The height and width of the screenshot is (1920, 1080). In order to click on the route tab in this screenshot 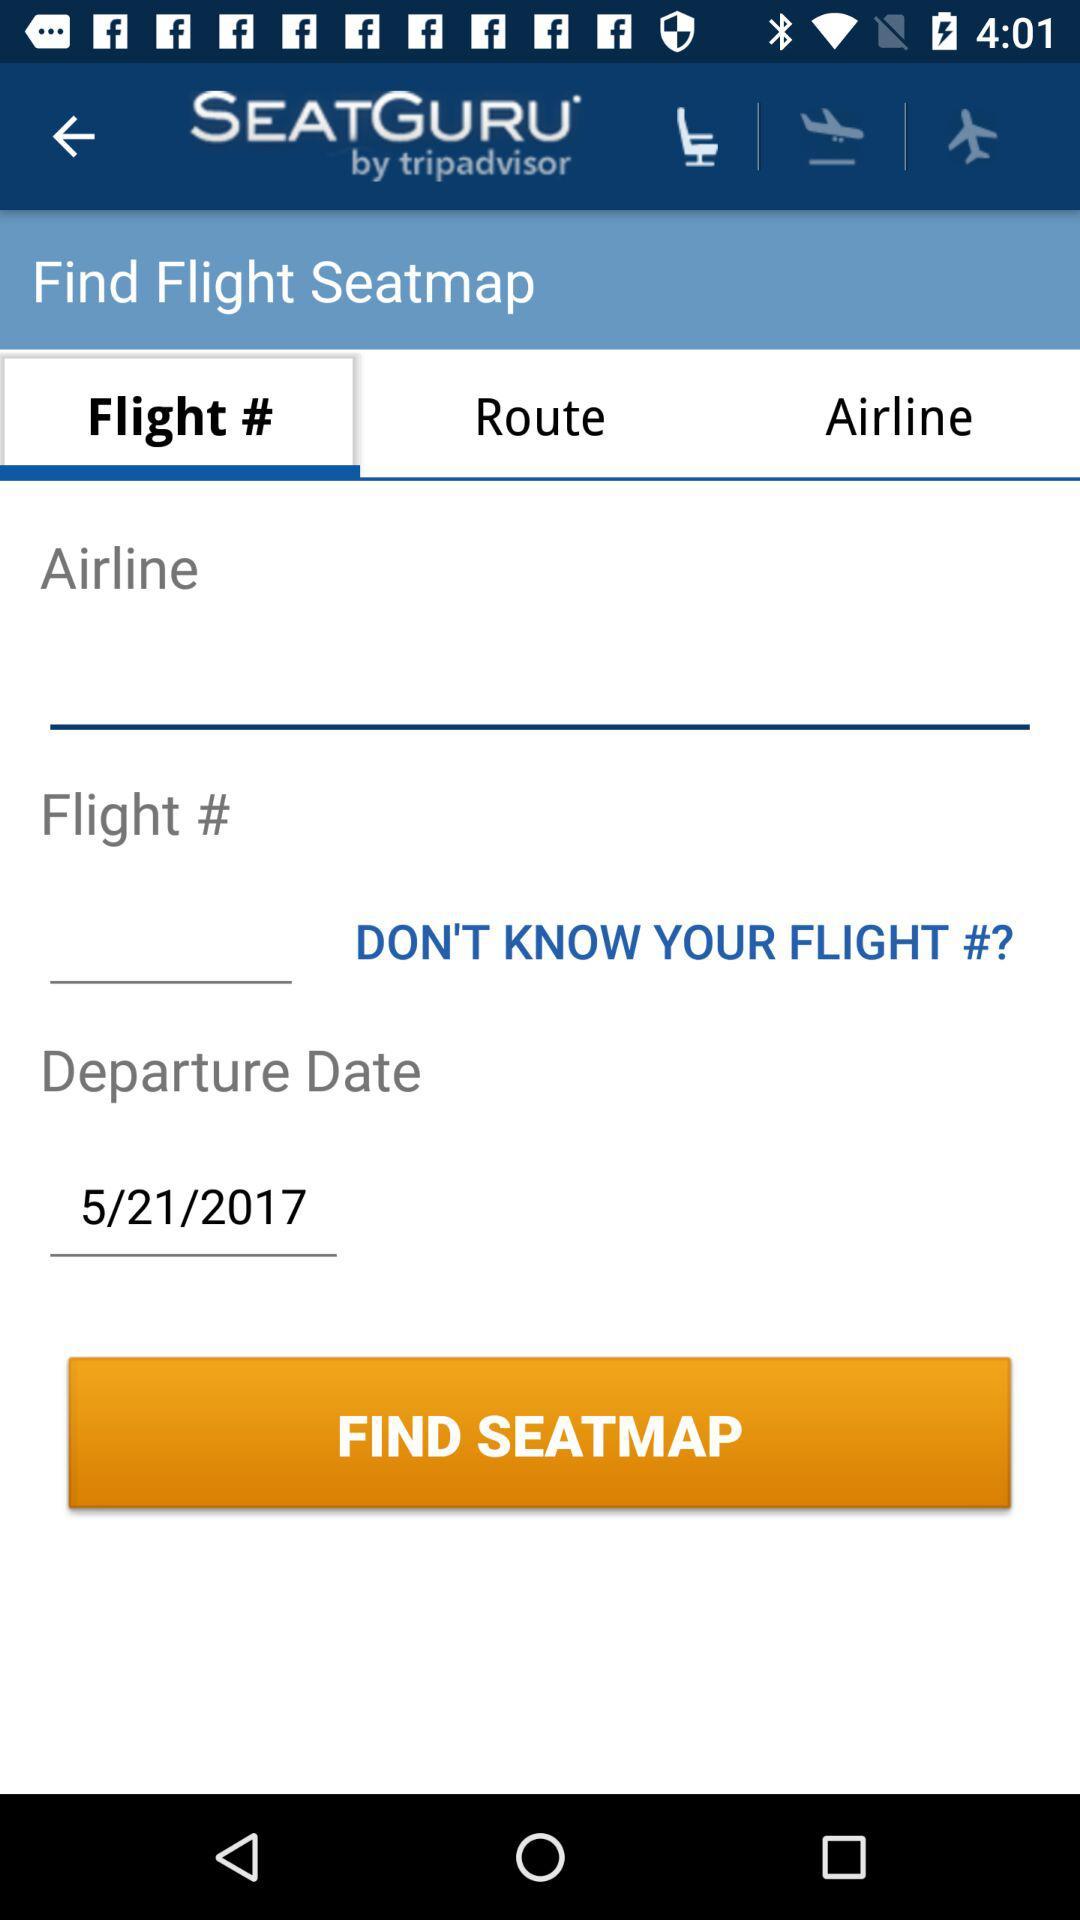, I will do `click(540, 414)`.